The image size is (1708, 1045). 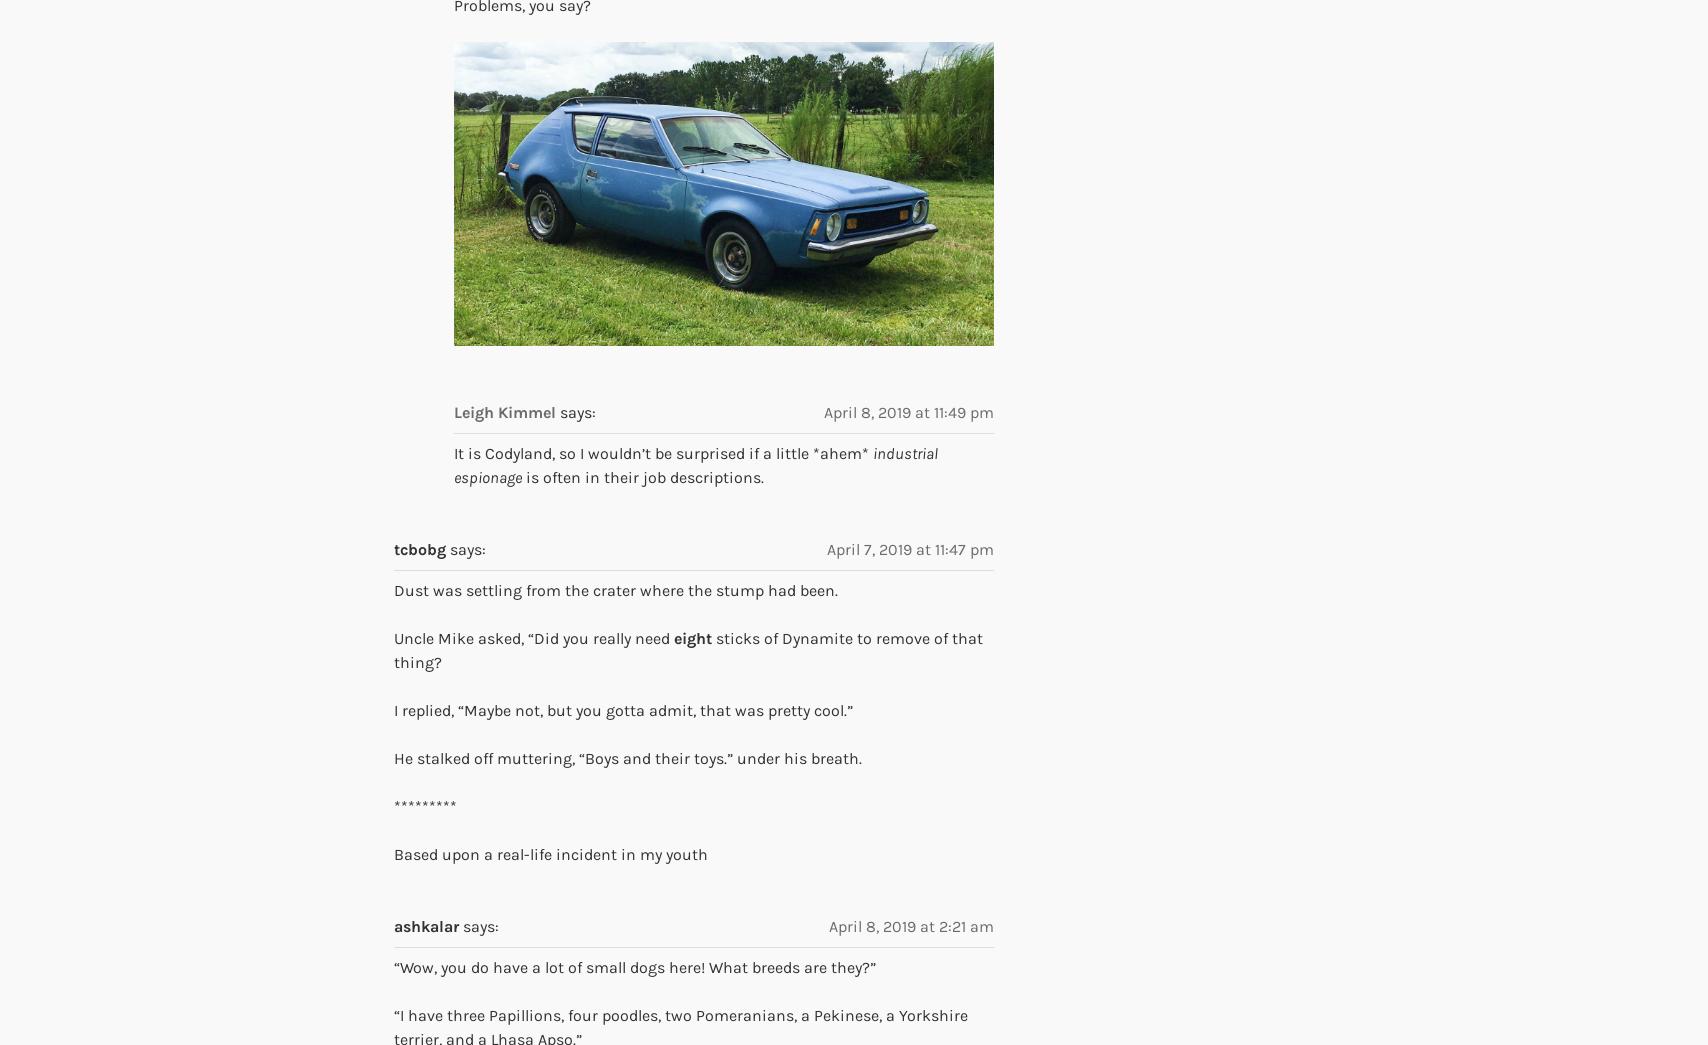 What do you see at coordinates (394, 548) in the screenshot?
I see `'tcbobg'` at bounding box center [394, 548].